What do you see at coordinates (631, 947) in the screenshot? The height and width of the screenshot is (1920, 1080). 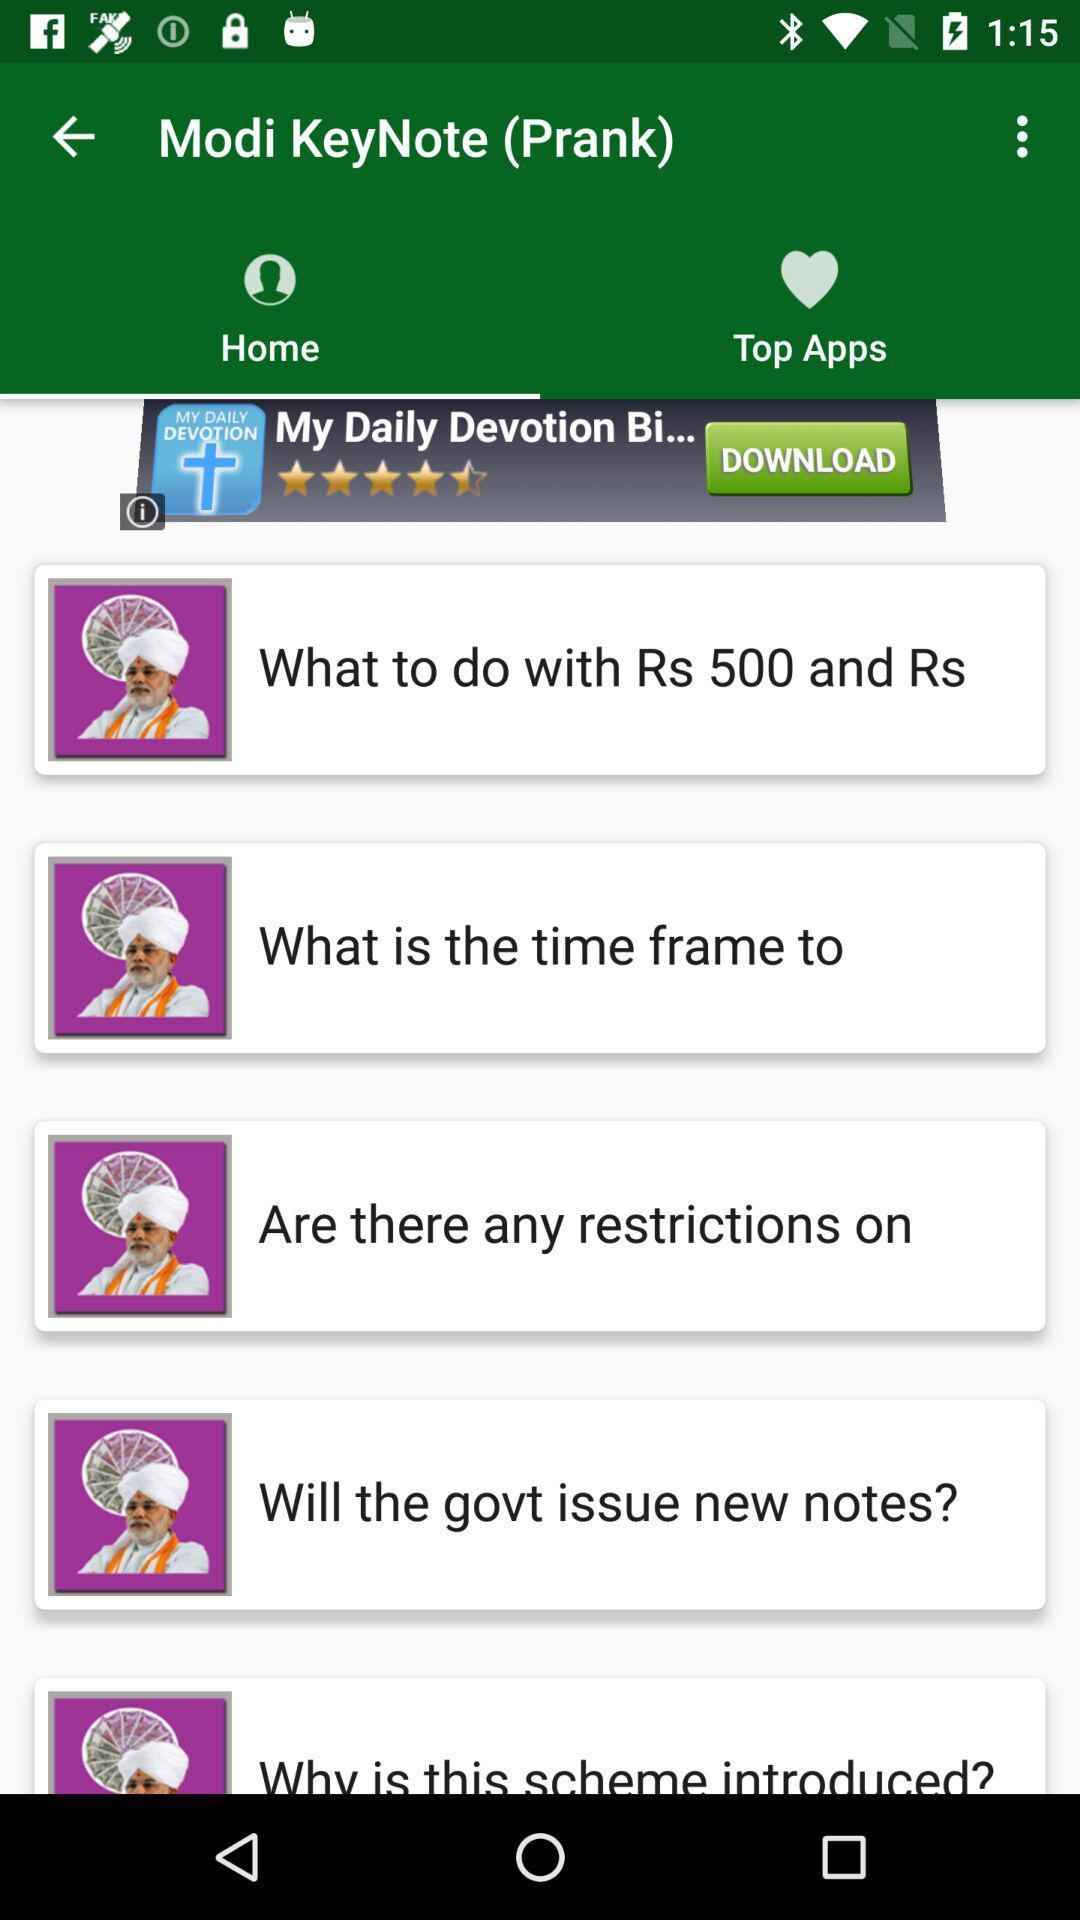 I see `what is the` at bounding box center [631, 947].